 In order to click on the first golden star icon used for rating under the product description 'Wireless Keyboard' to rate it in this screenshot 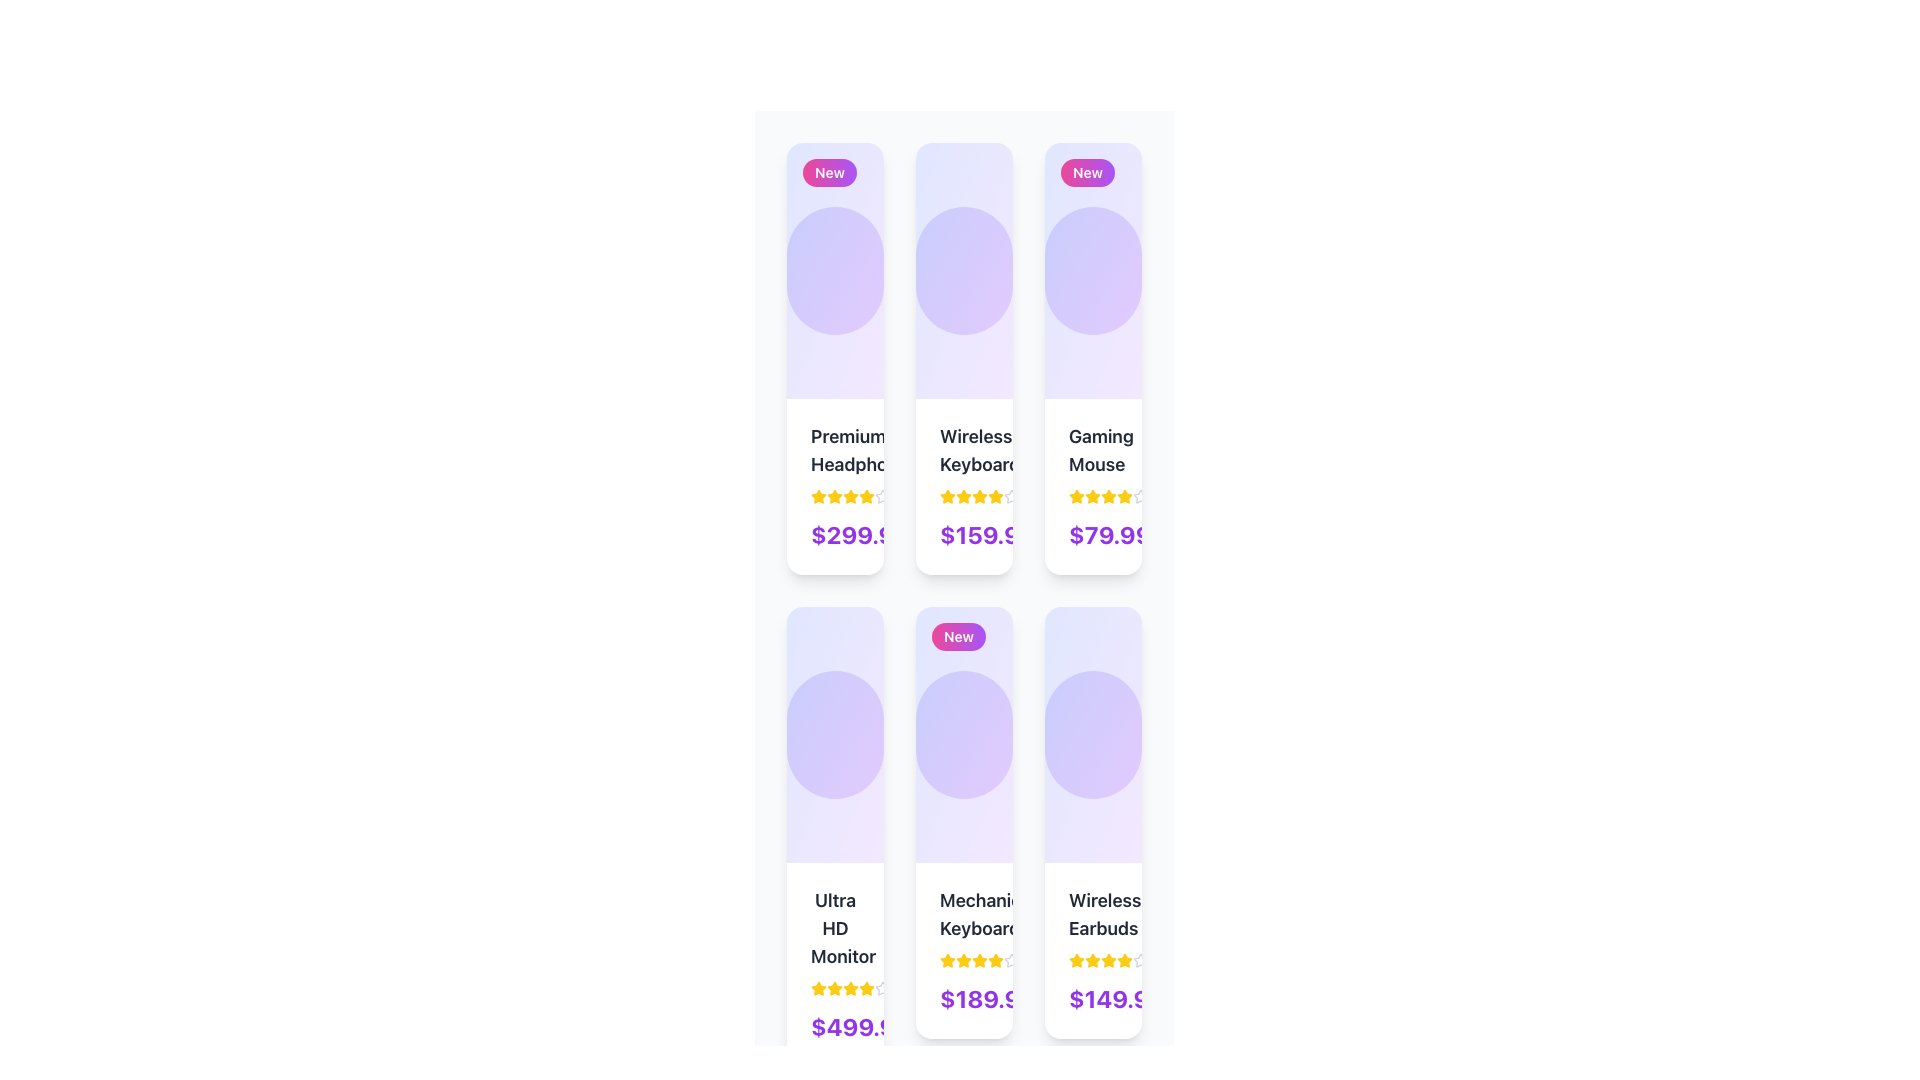, I will do `click(947, 496)`.